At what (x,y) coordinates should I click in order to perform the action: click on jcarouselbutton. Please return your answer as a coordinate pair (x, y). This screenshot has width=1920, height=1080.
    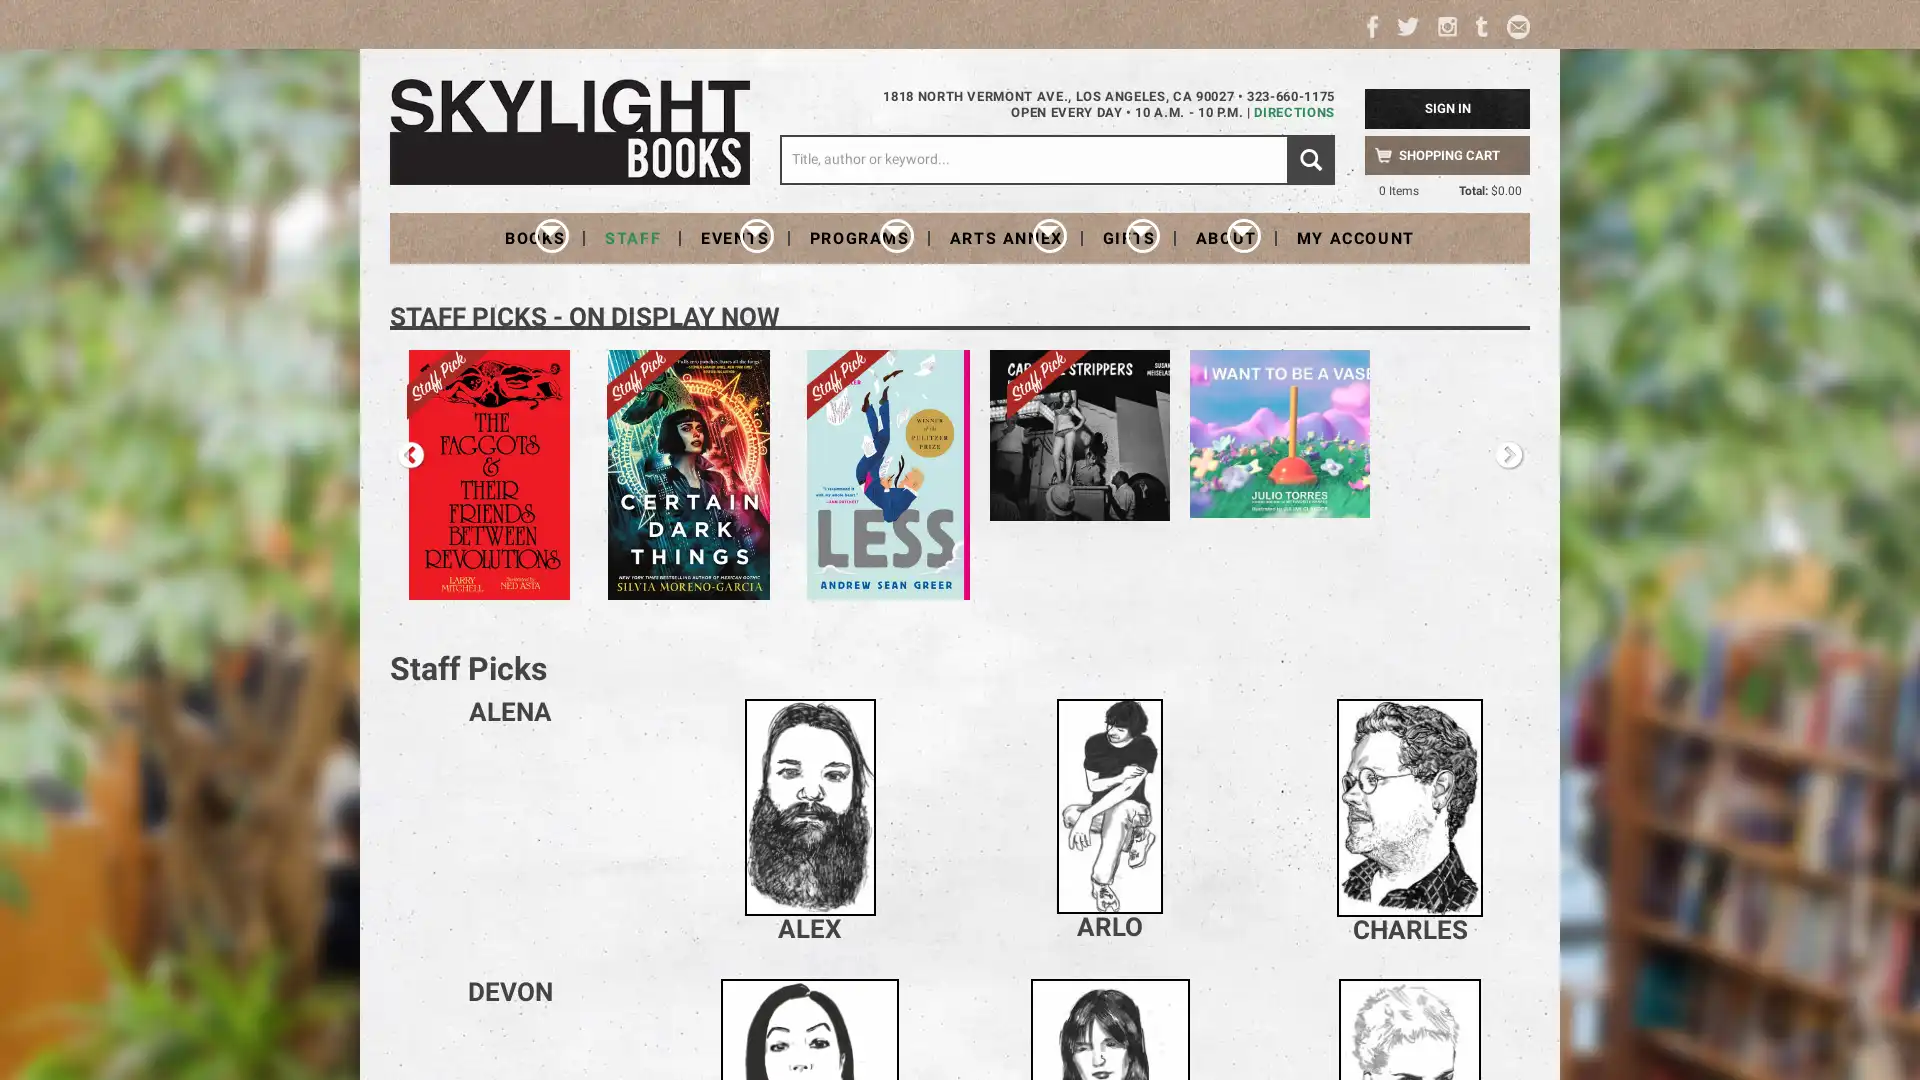
    Looking at the image, I should click on (1508, 455).